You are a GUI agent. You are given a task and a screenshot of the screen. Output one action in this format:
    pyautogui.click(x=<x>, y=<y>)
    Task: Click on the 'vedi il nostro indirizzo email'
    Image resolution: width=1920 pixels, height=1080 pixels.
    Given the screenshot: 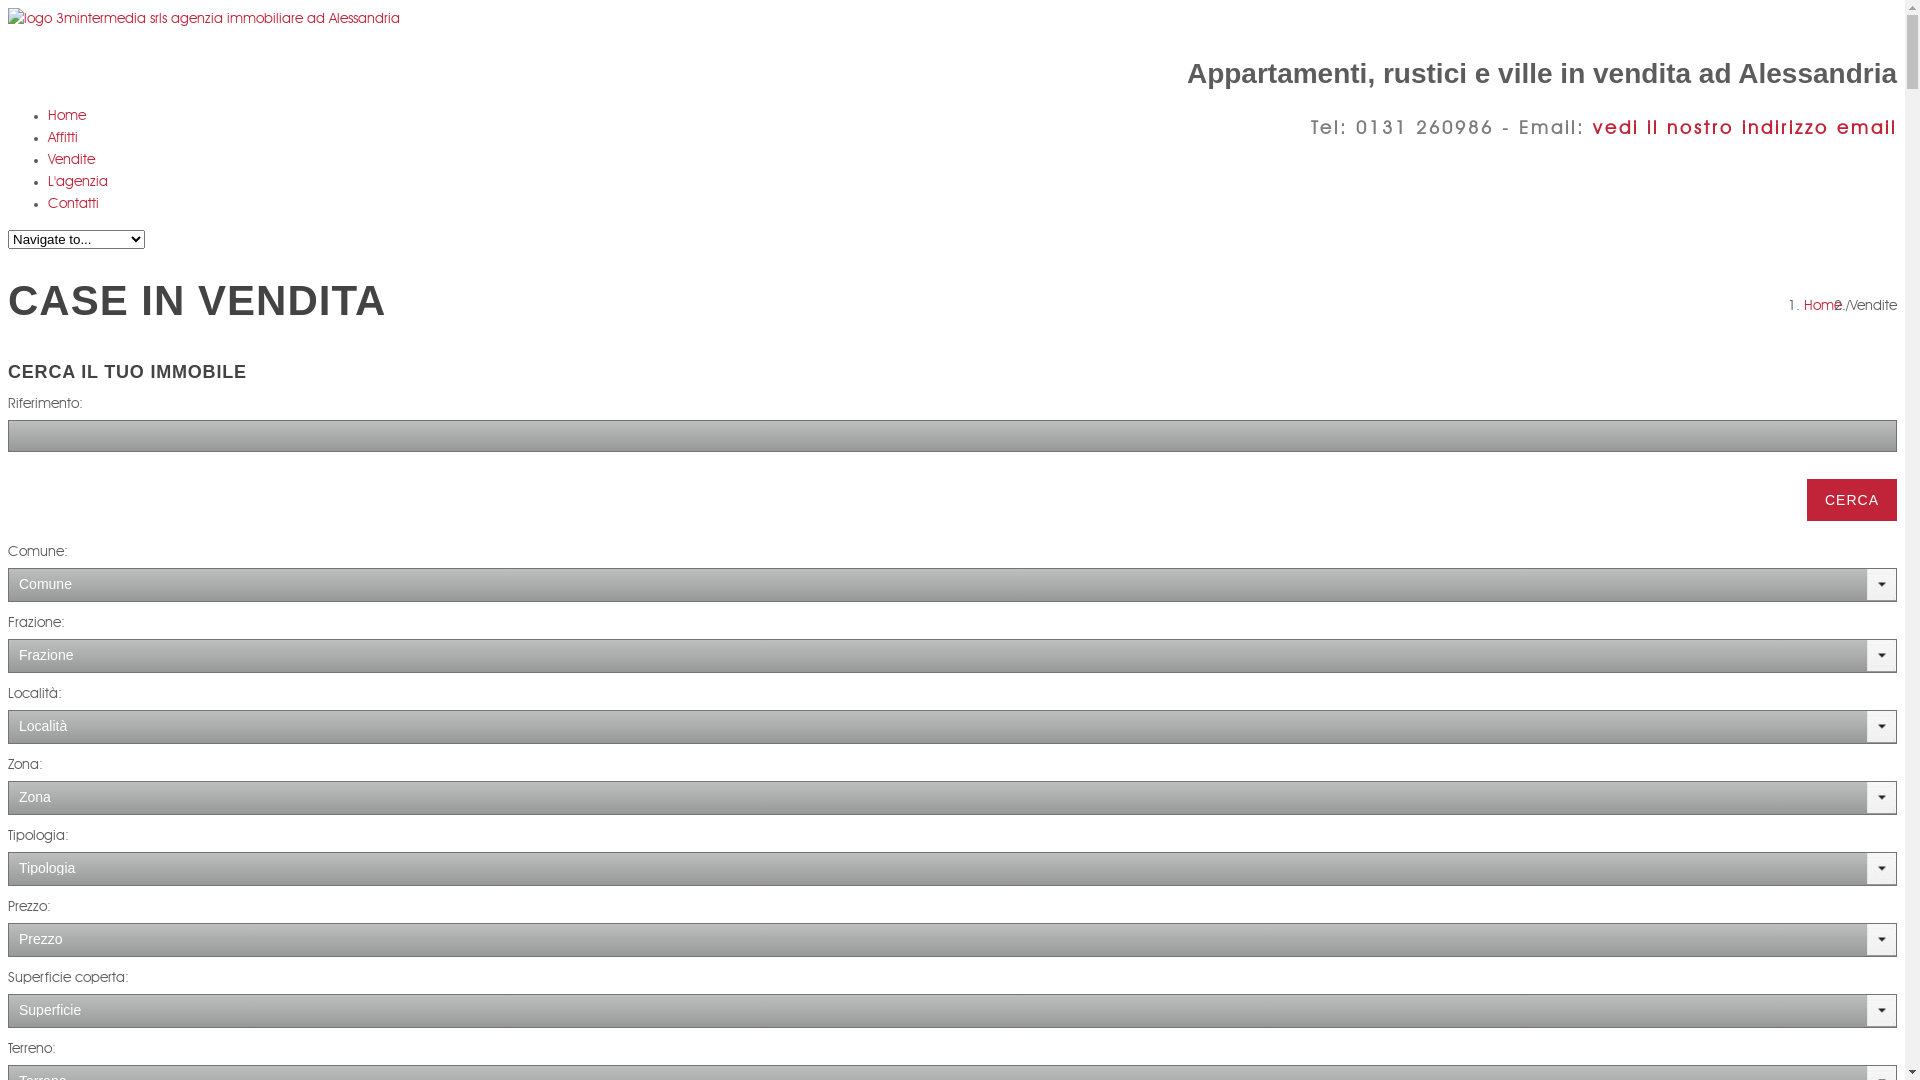 What is the action you would take?
    pyautogui.click(x=1744, y=128)
    